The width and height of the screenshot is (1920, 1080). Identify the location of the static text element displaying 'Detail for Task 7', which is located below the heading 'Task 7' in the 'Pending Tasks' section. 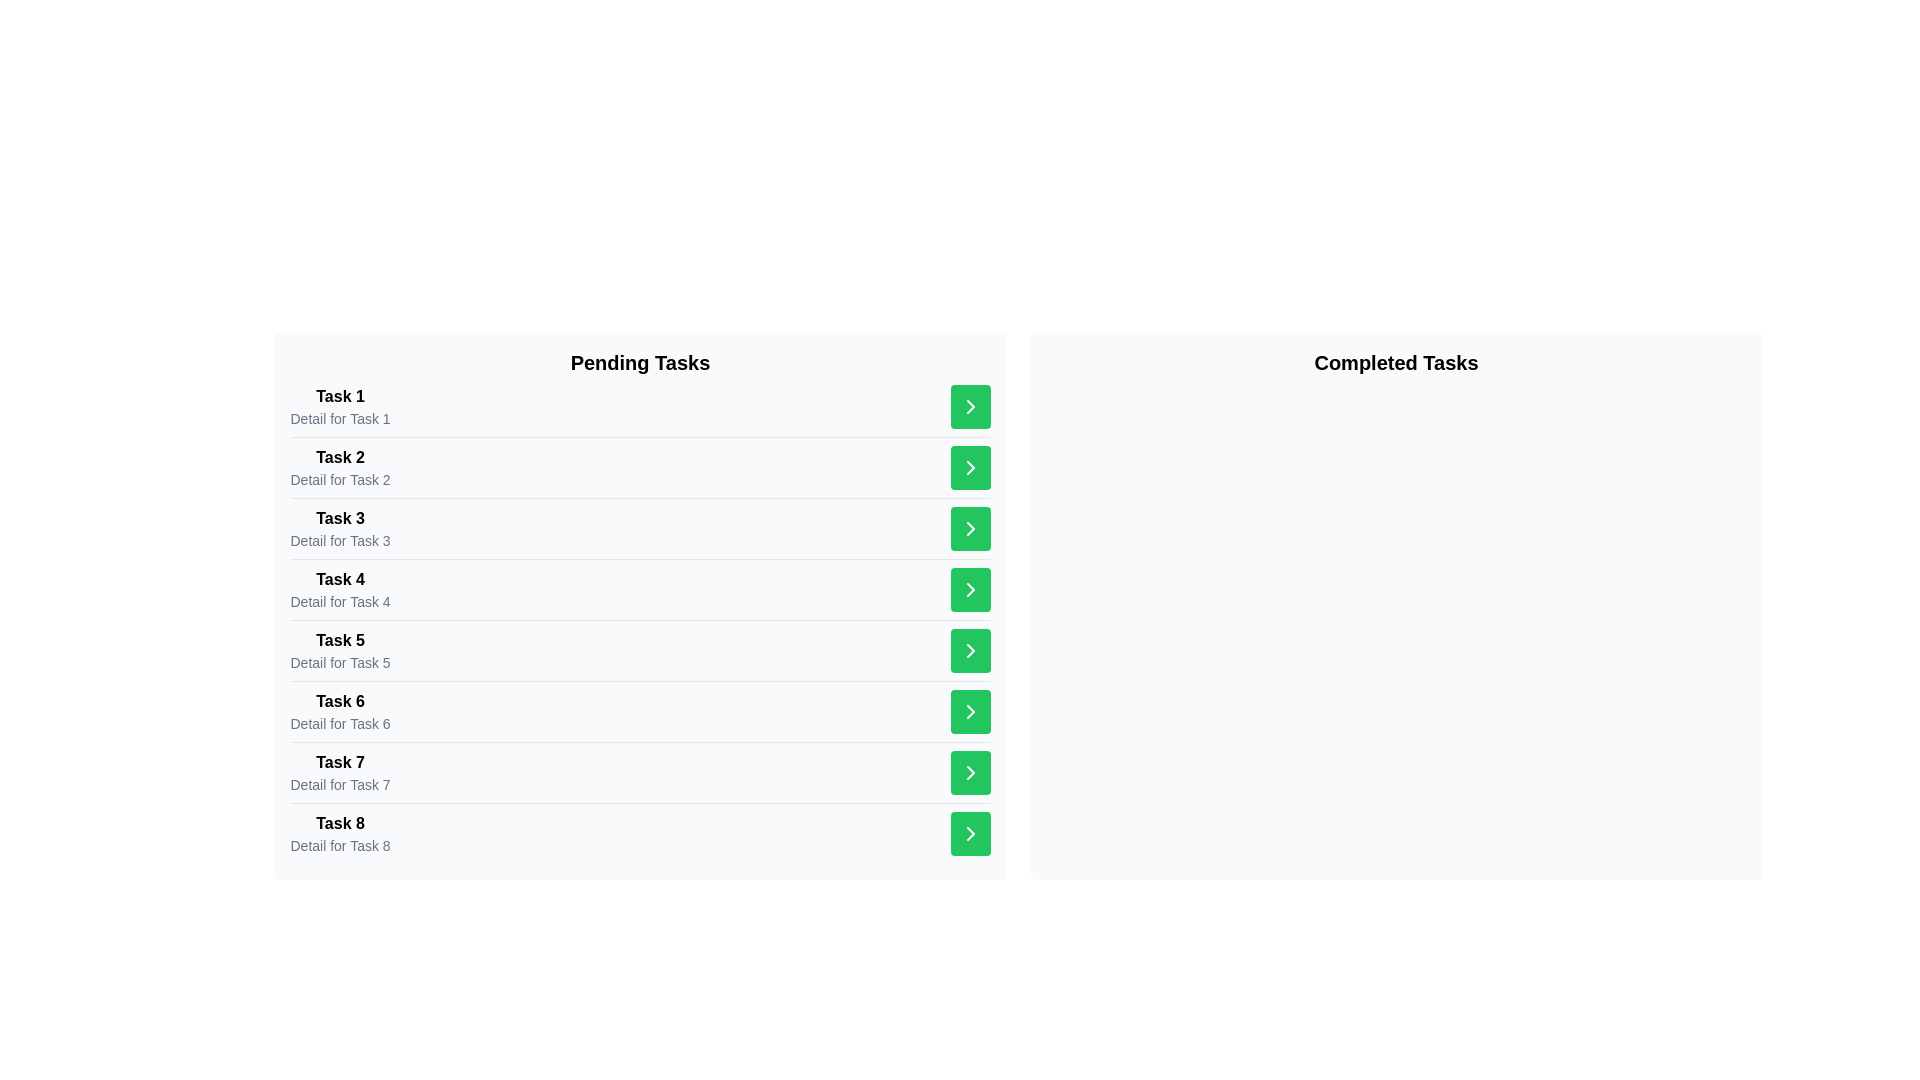
(340, 784).